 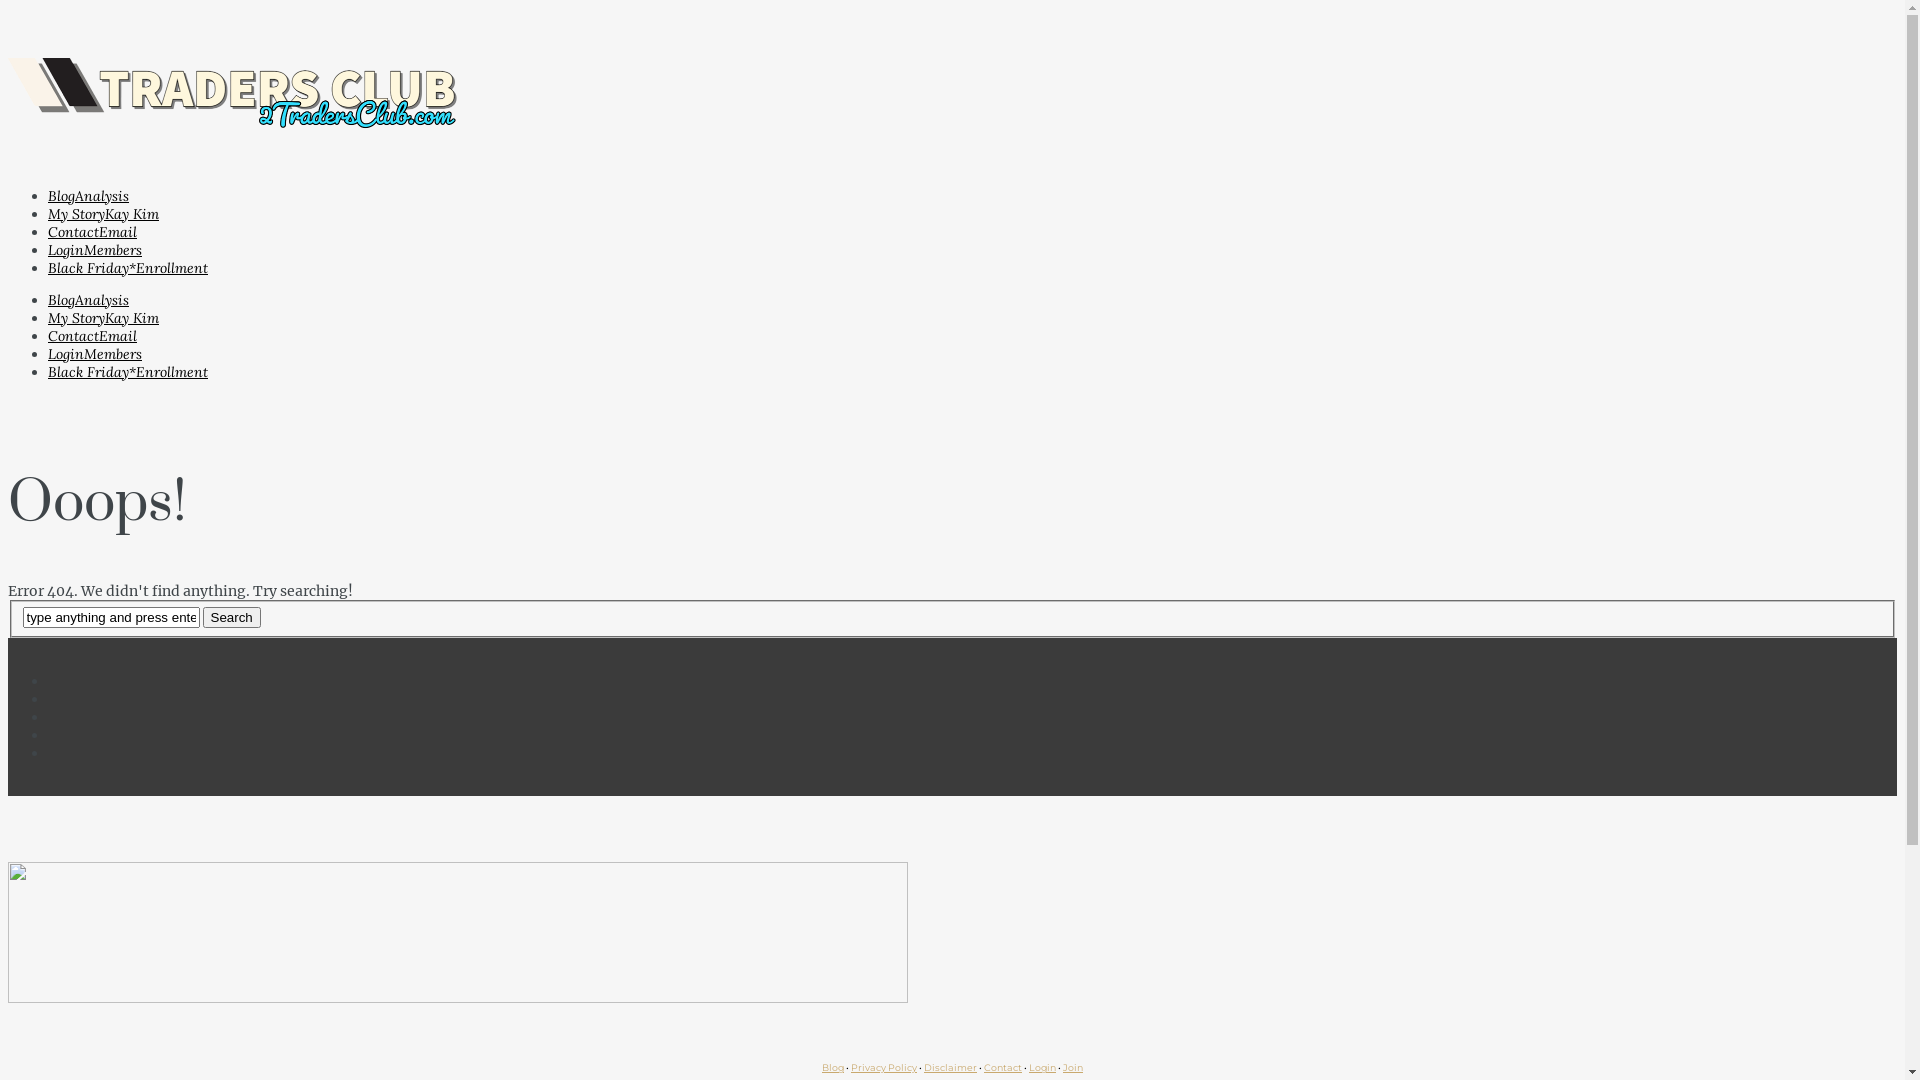 I want to click on 'n', so click(x=1051, y=1066).